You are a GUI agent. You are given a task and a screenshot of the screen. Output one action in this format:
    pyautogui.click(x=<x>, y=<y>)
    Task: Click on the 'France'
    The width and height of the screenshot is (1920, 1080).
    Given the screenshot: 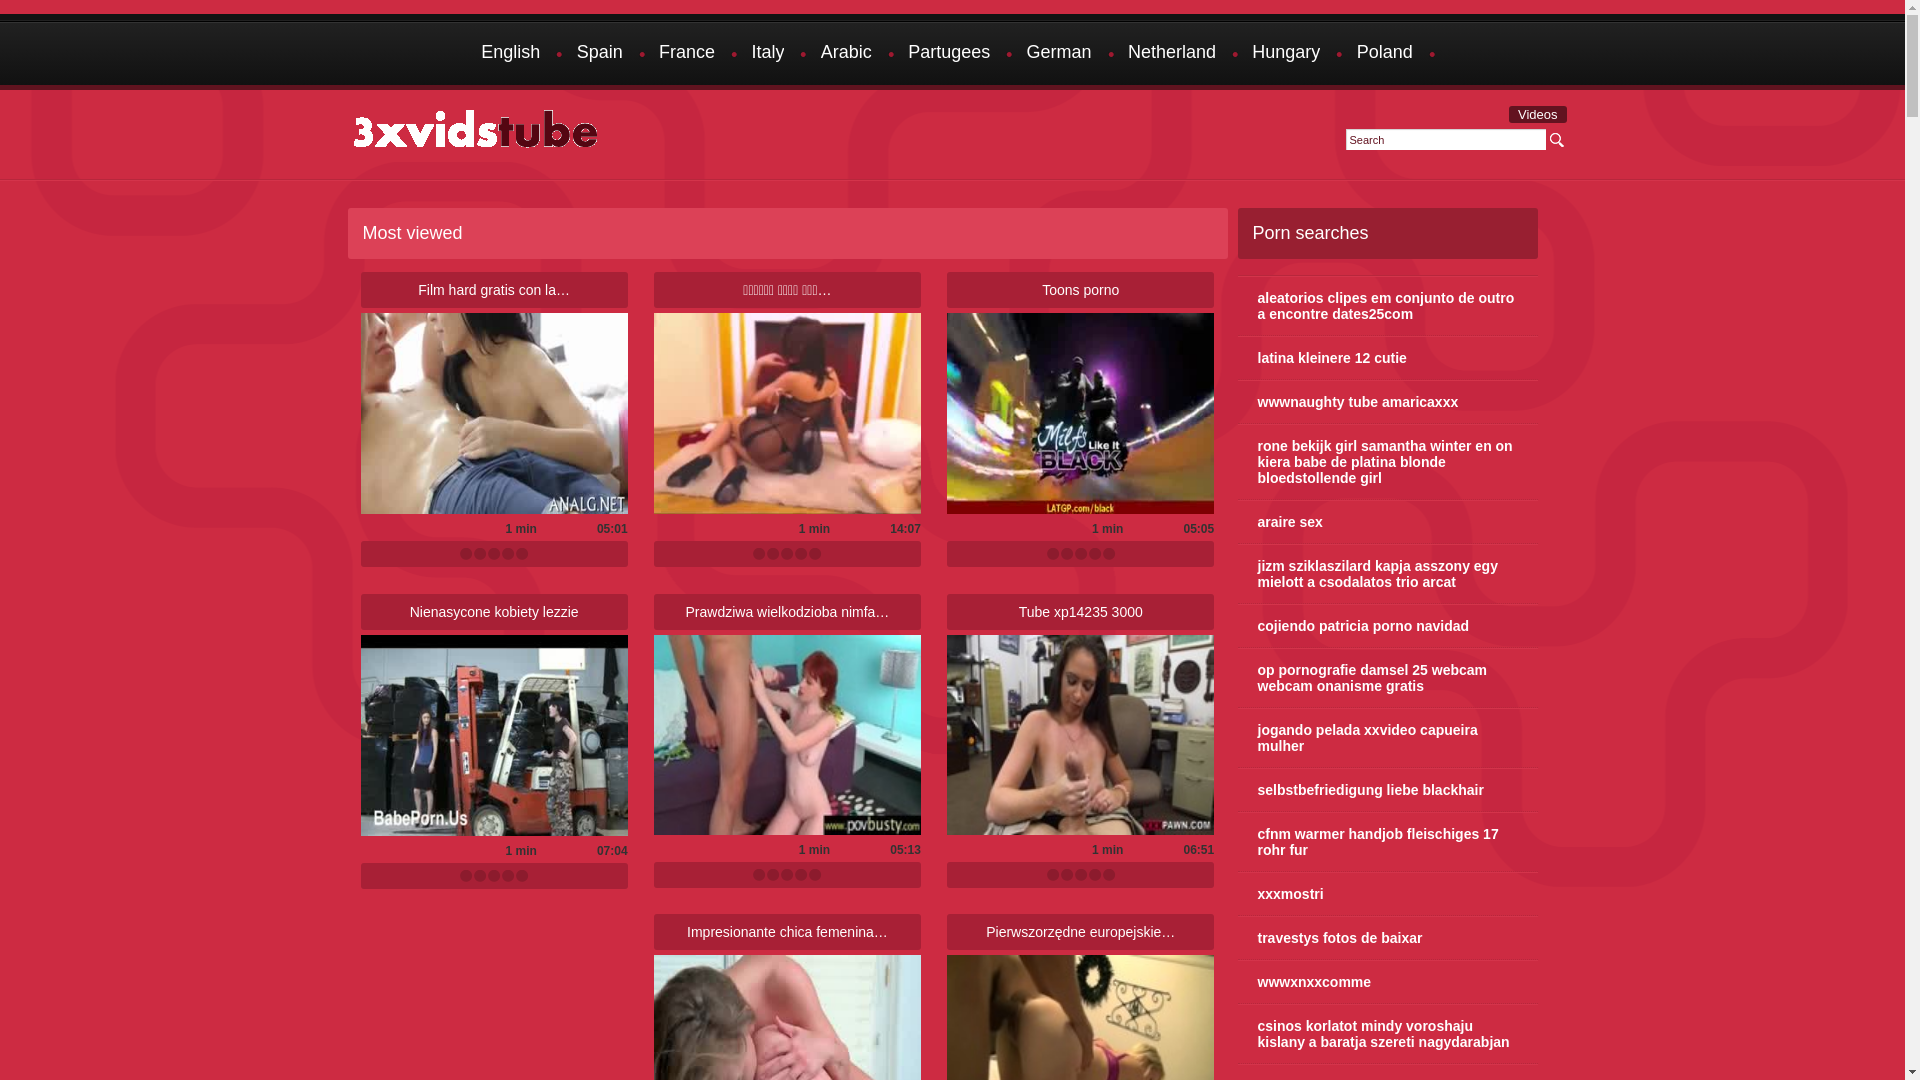 What is the action you would take?
    pyautogui.click(x=686, y=53)
    